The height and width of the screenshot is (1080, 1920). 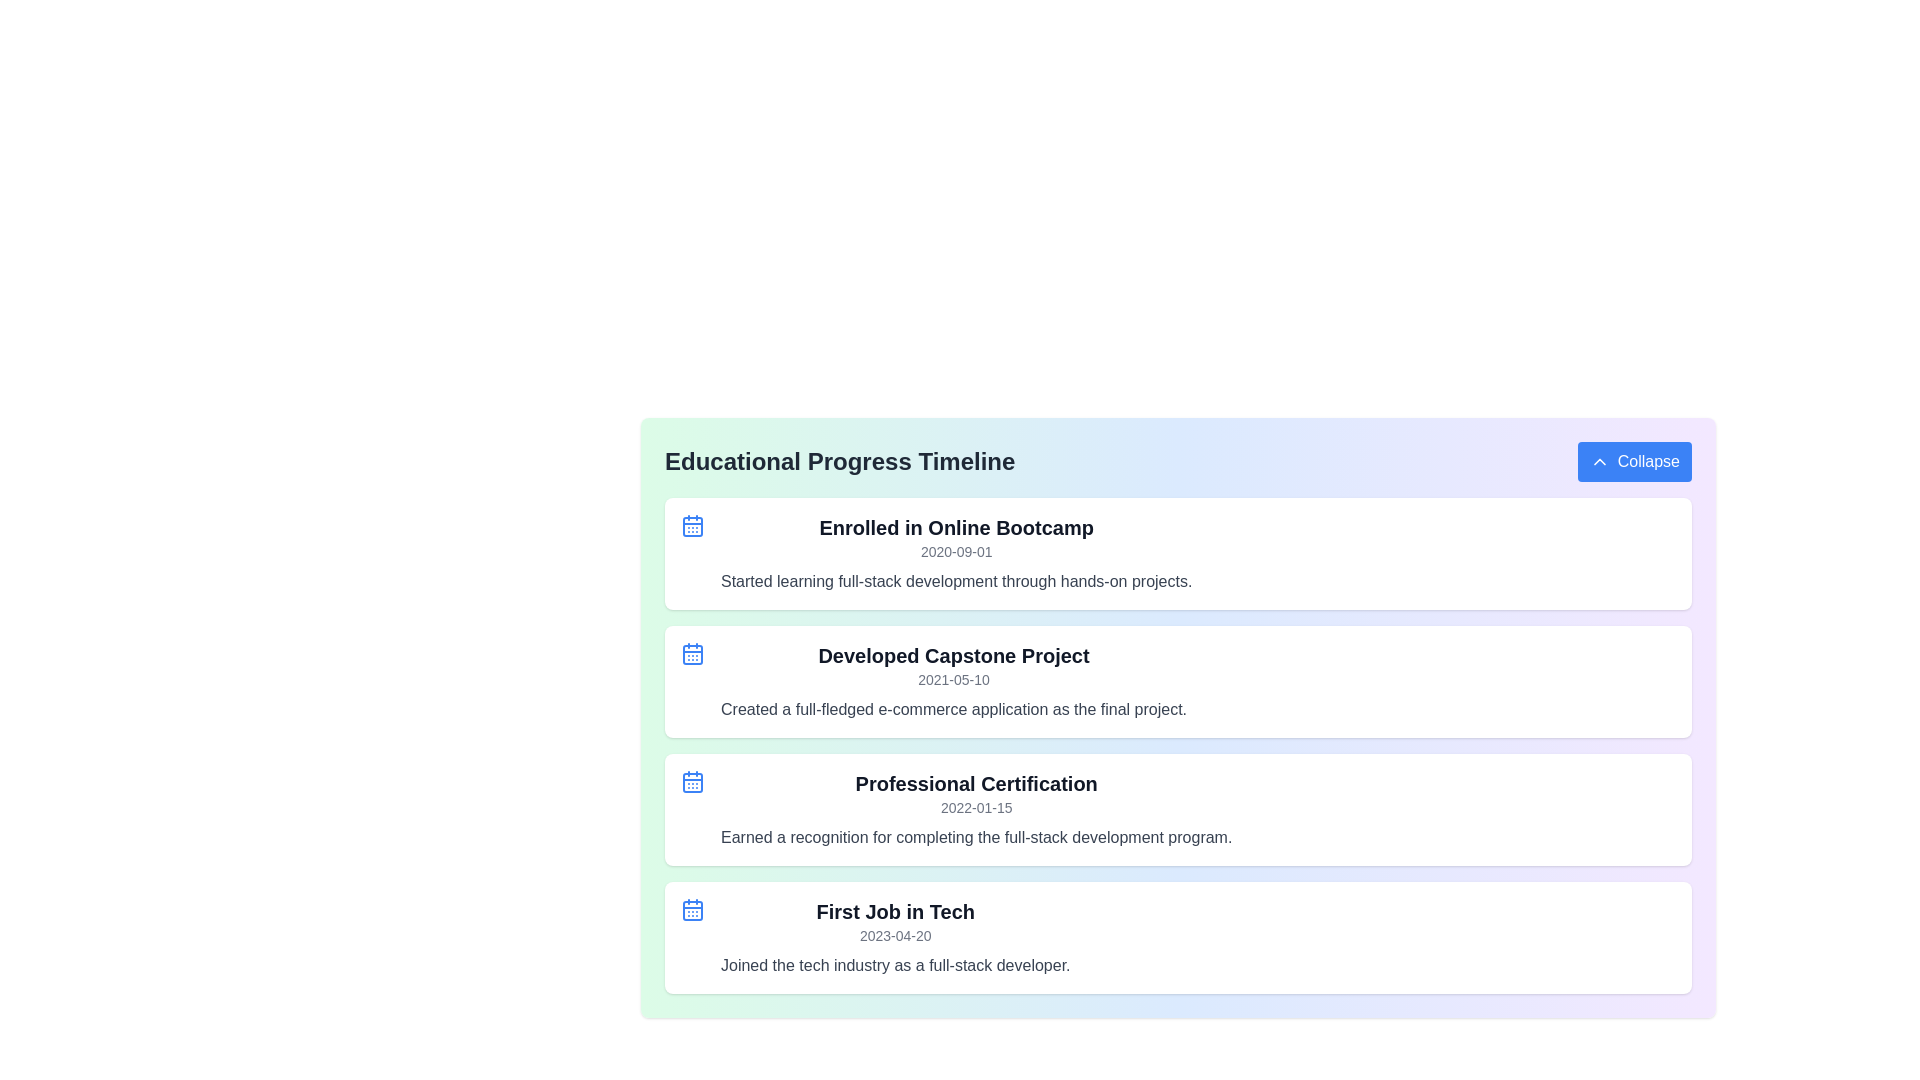 I want to click on the Timeline item titled 'Professional Certification' using keyboard navigation to focus on it, so click(x=1178, y=810).